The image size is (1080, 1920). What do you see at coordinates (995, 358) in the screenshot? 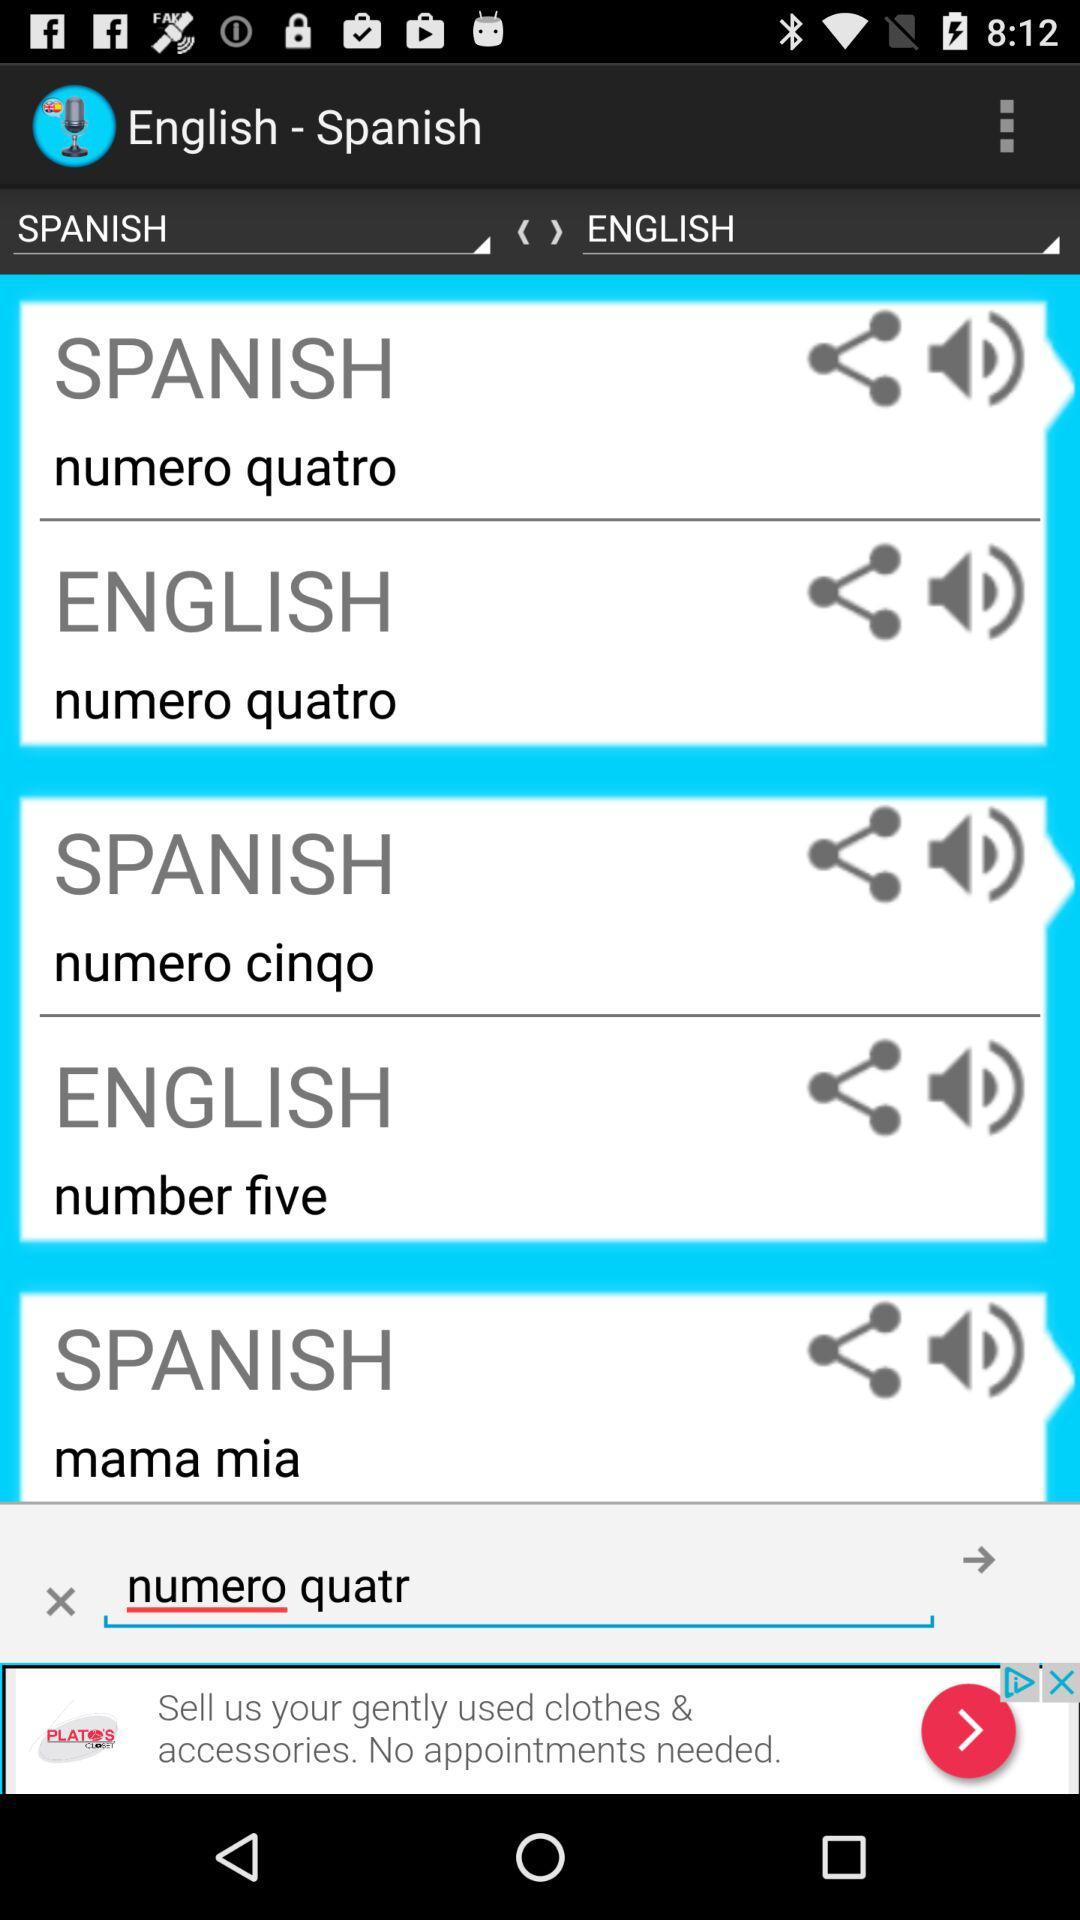
I see `speaker button` at bounding box center [995, 358].